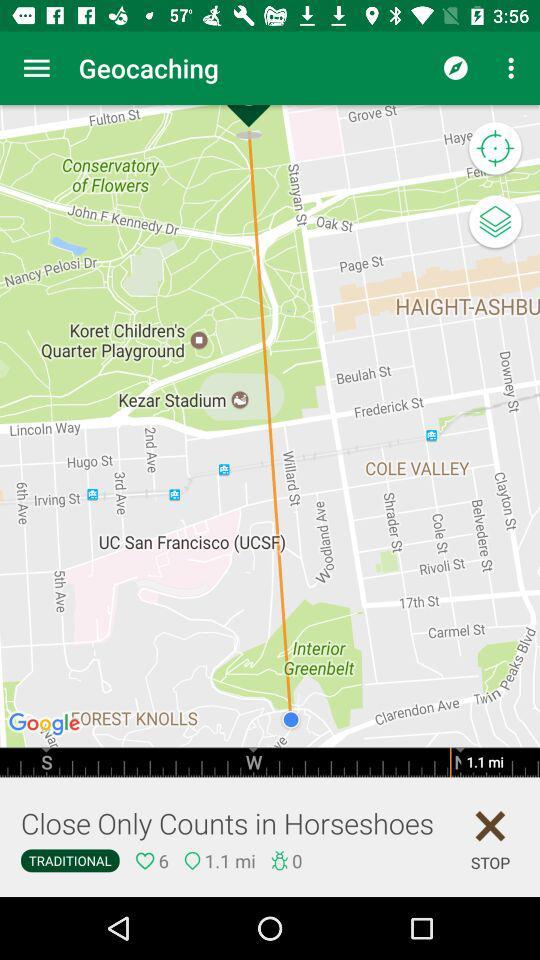  I want to click on the location_crosshair icon, so click(494, 148).